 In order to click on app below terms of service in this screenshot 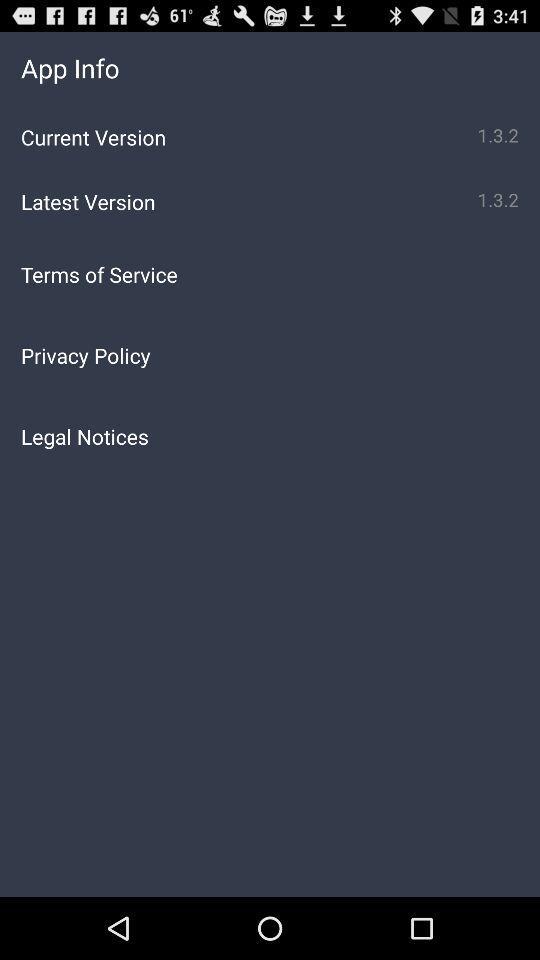, I will do `click(270, 355)`.